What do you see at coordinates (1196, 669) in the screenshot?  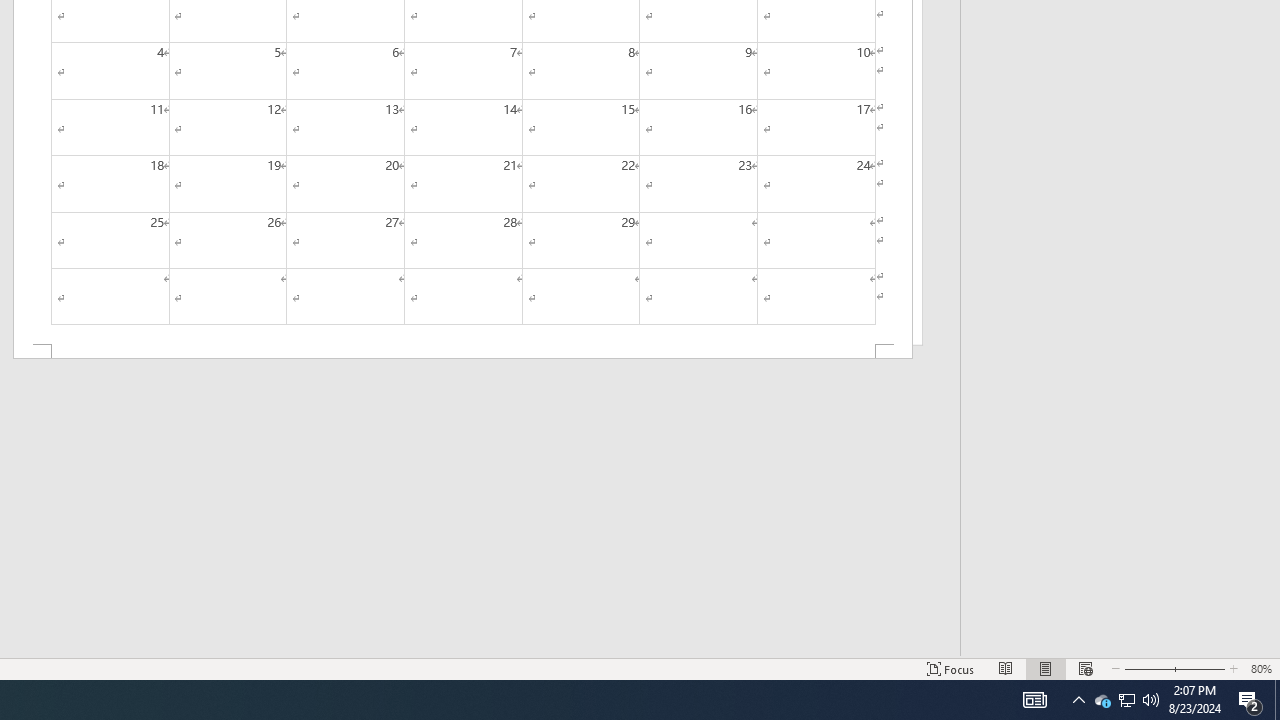 I see `'Zoom In'` at bounding box center [1196, 669].